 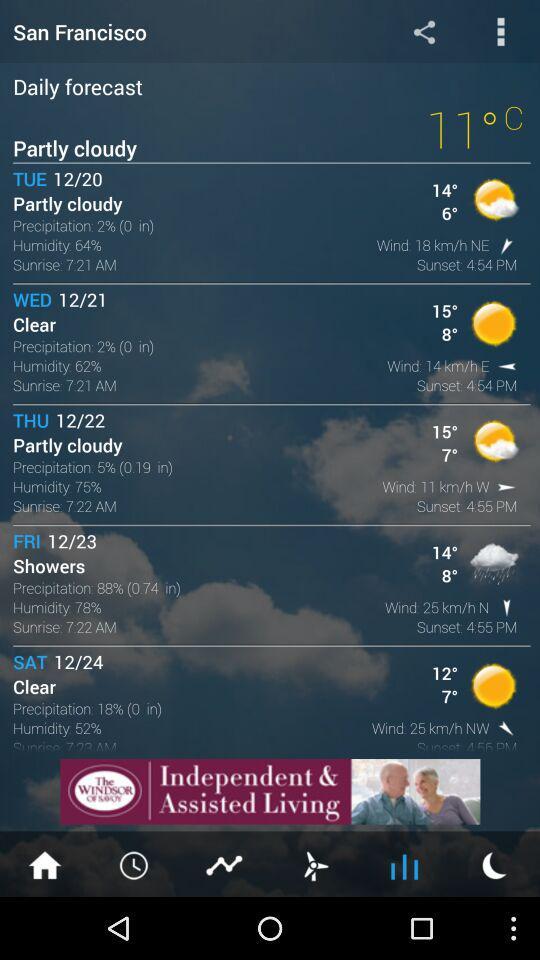 What do you see at coordinates (423, 30) in the screenshot?
I see `share botton` at bounding box center [423, 30].